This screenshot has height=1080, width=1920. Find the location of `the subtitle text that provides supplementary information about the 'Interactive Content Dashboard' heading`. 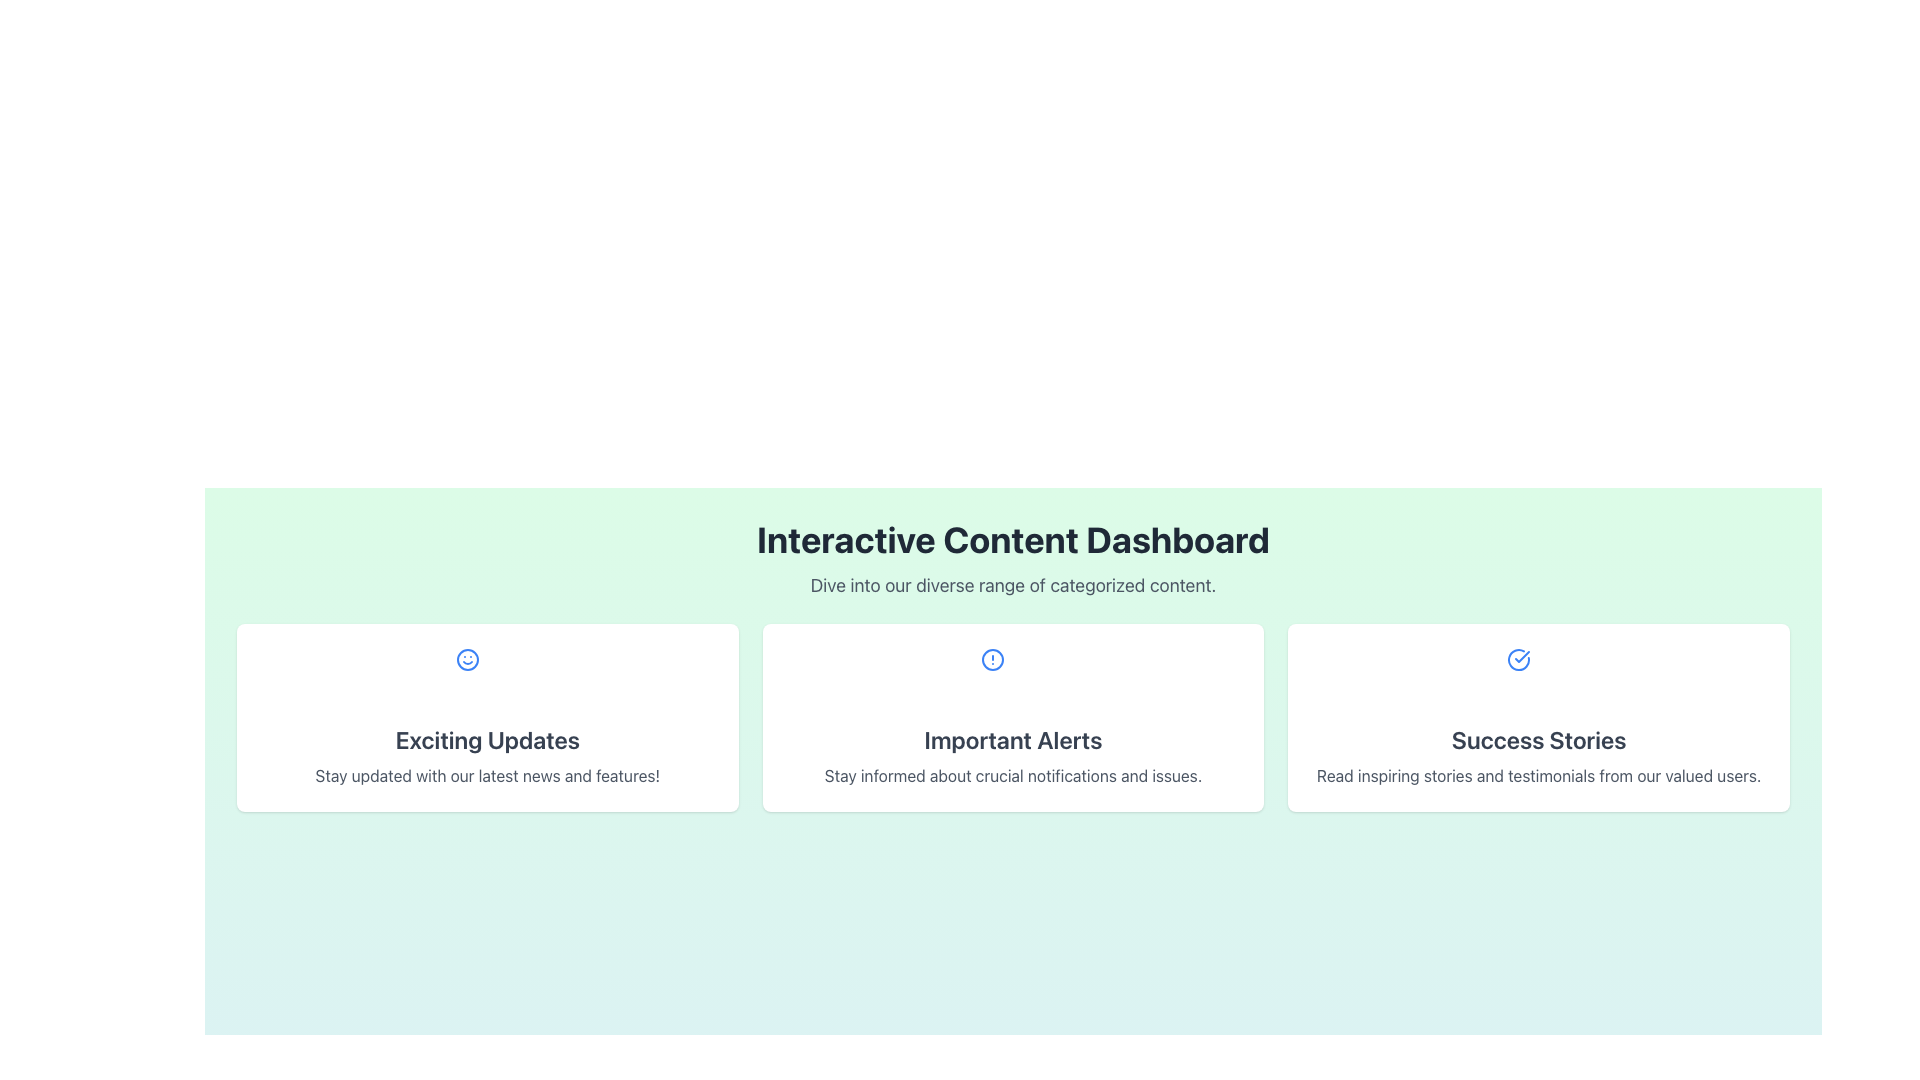

the subtitle text that provides supplementary information about the 'Interactive Content Dashboard' heading is located at coordinates (1013, 585).